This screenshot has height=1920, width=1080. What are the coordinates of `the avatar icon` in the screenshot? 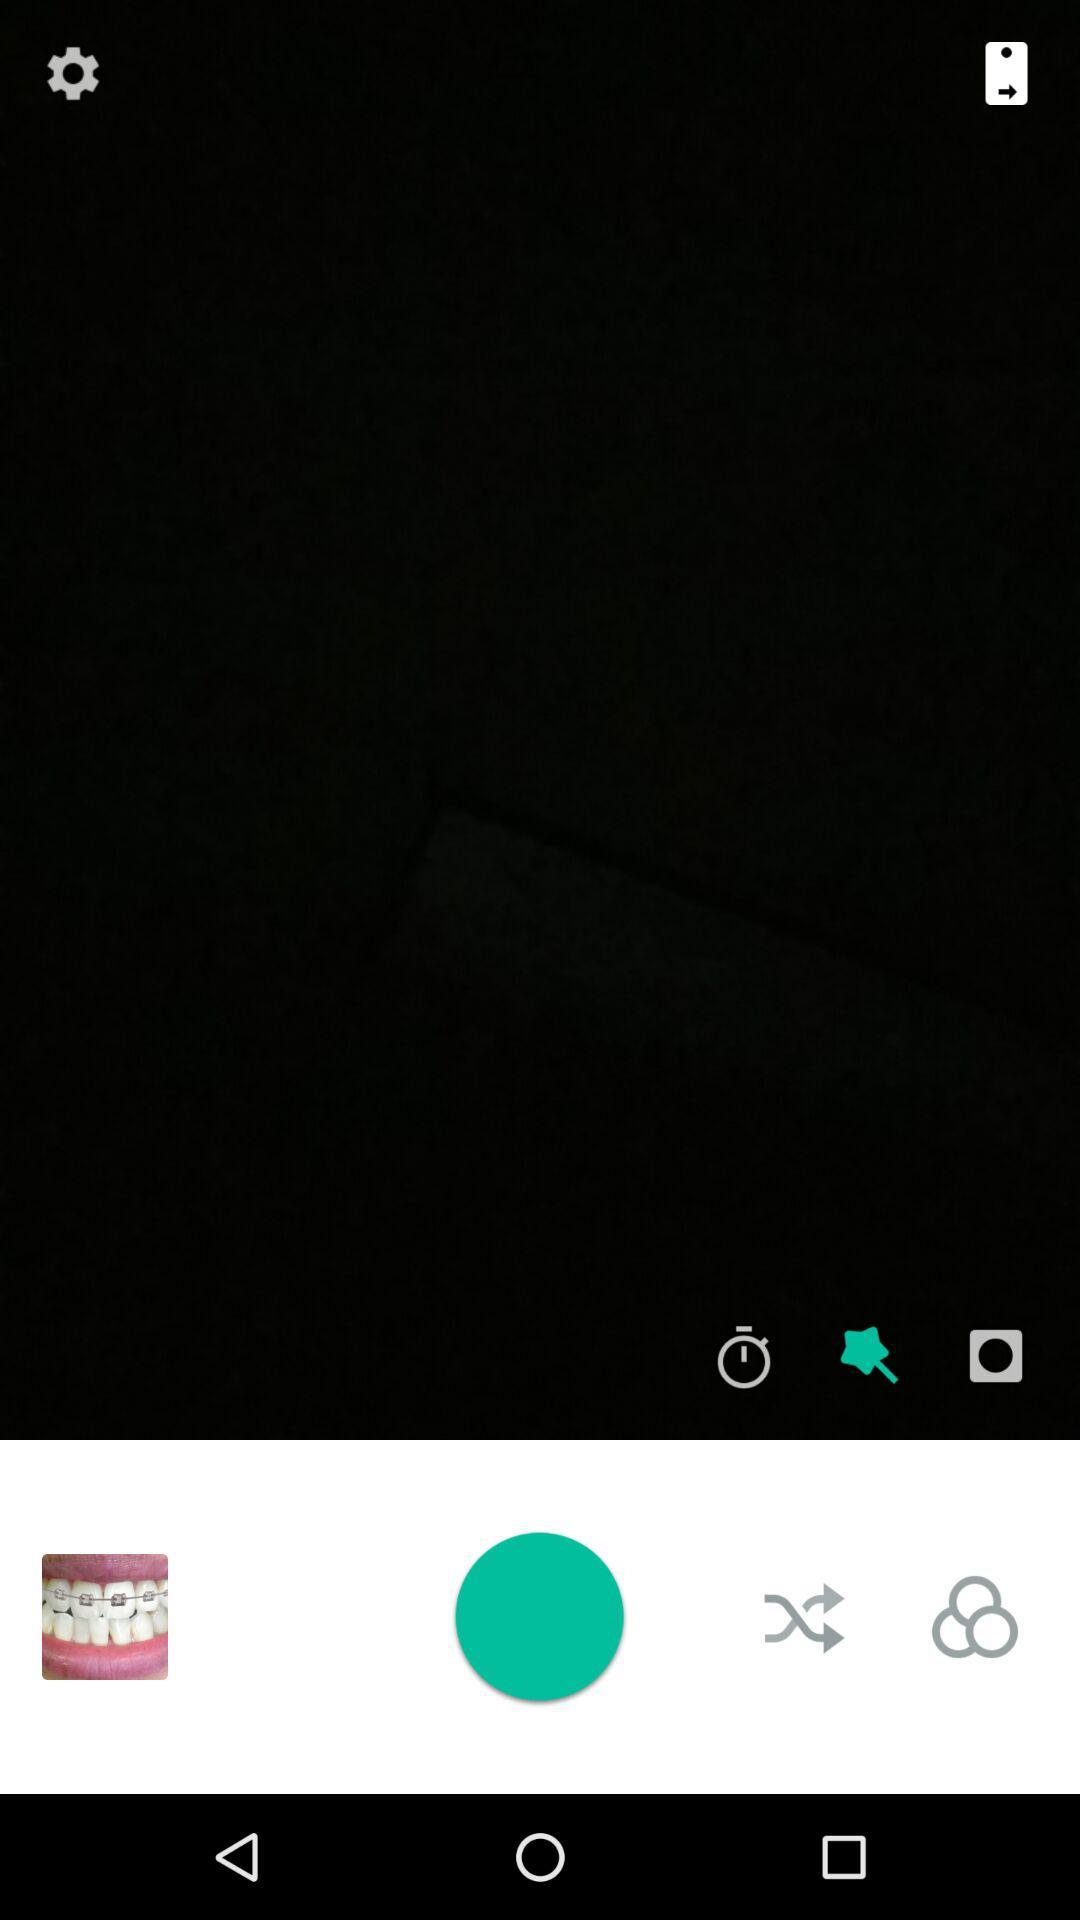 It's located at (974, 1729).